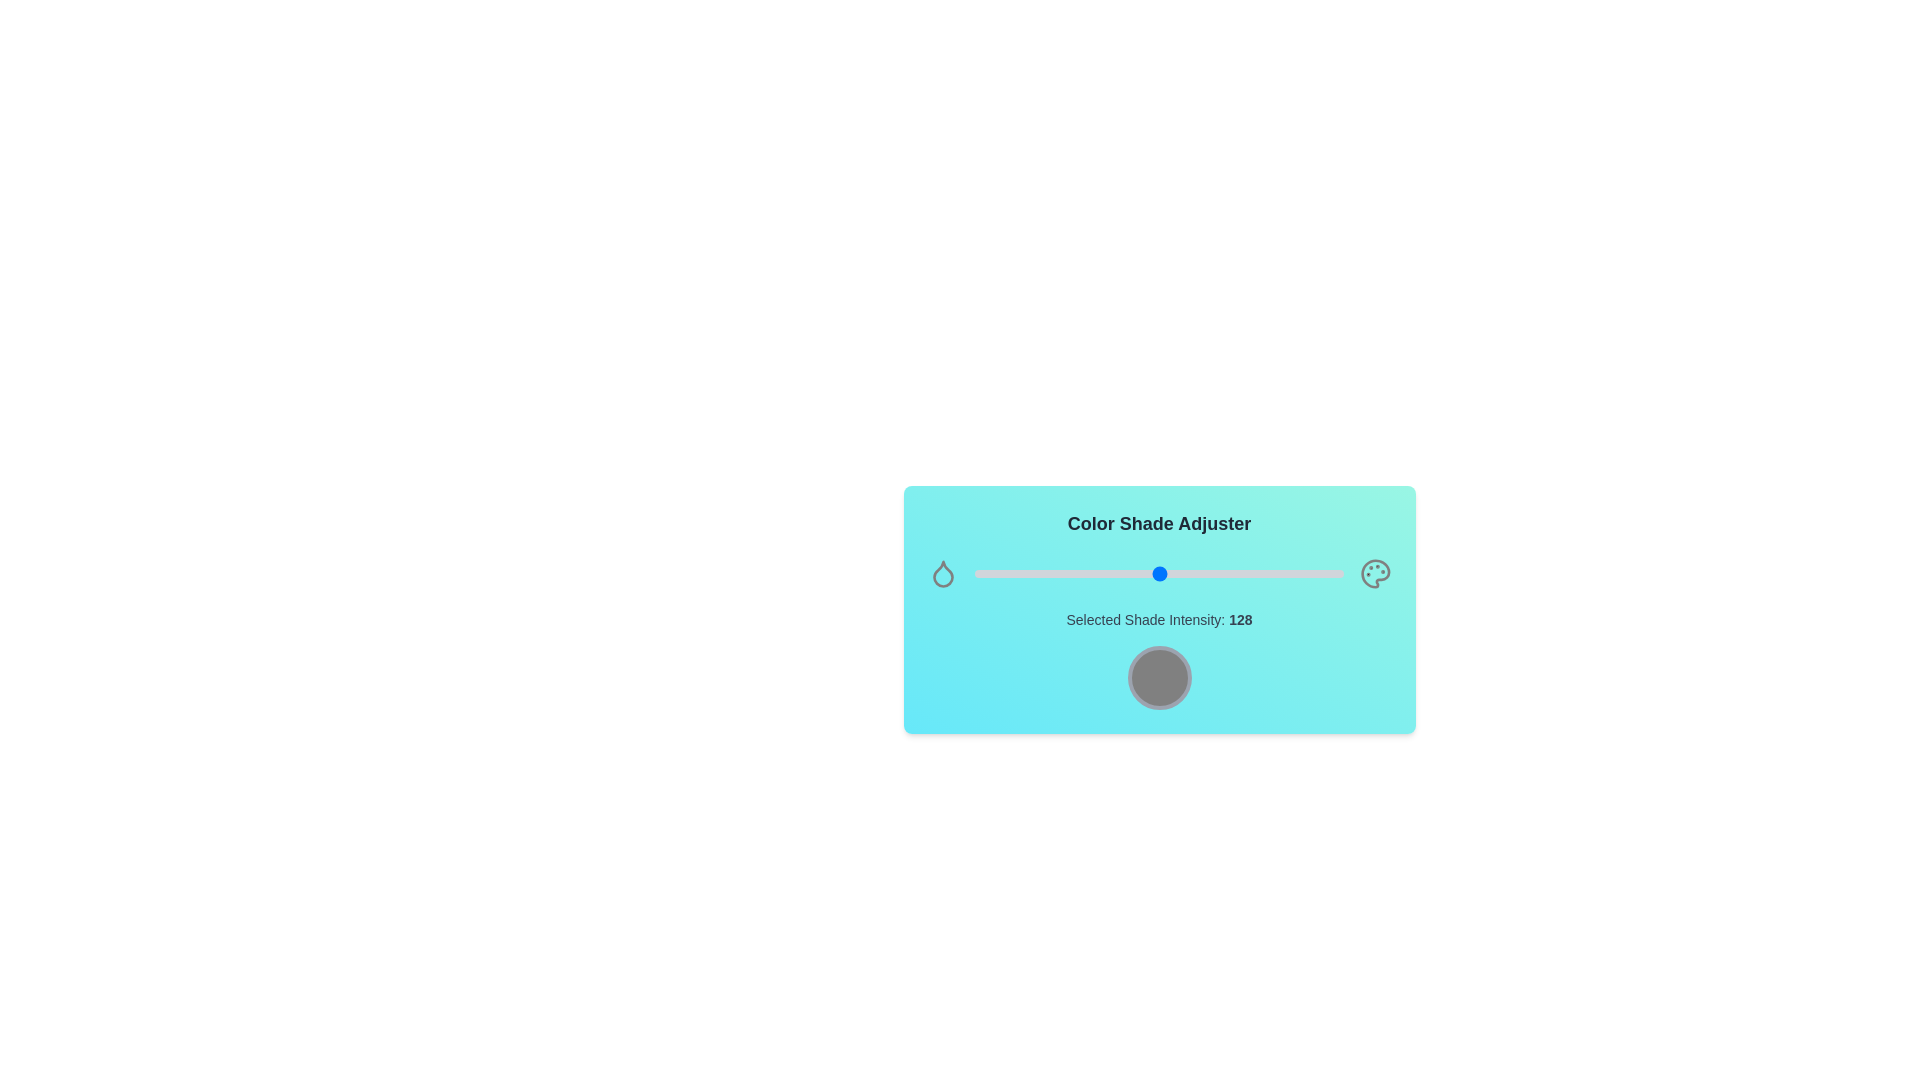 This screenshot has height=1080, width=1920. I want to click on the shade intensity slider to 68 value, so click(1072, 574).